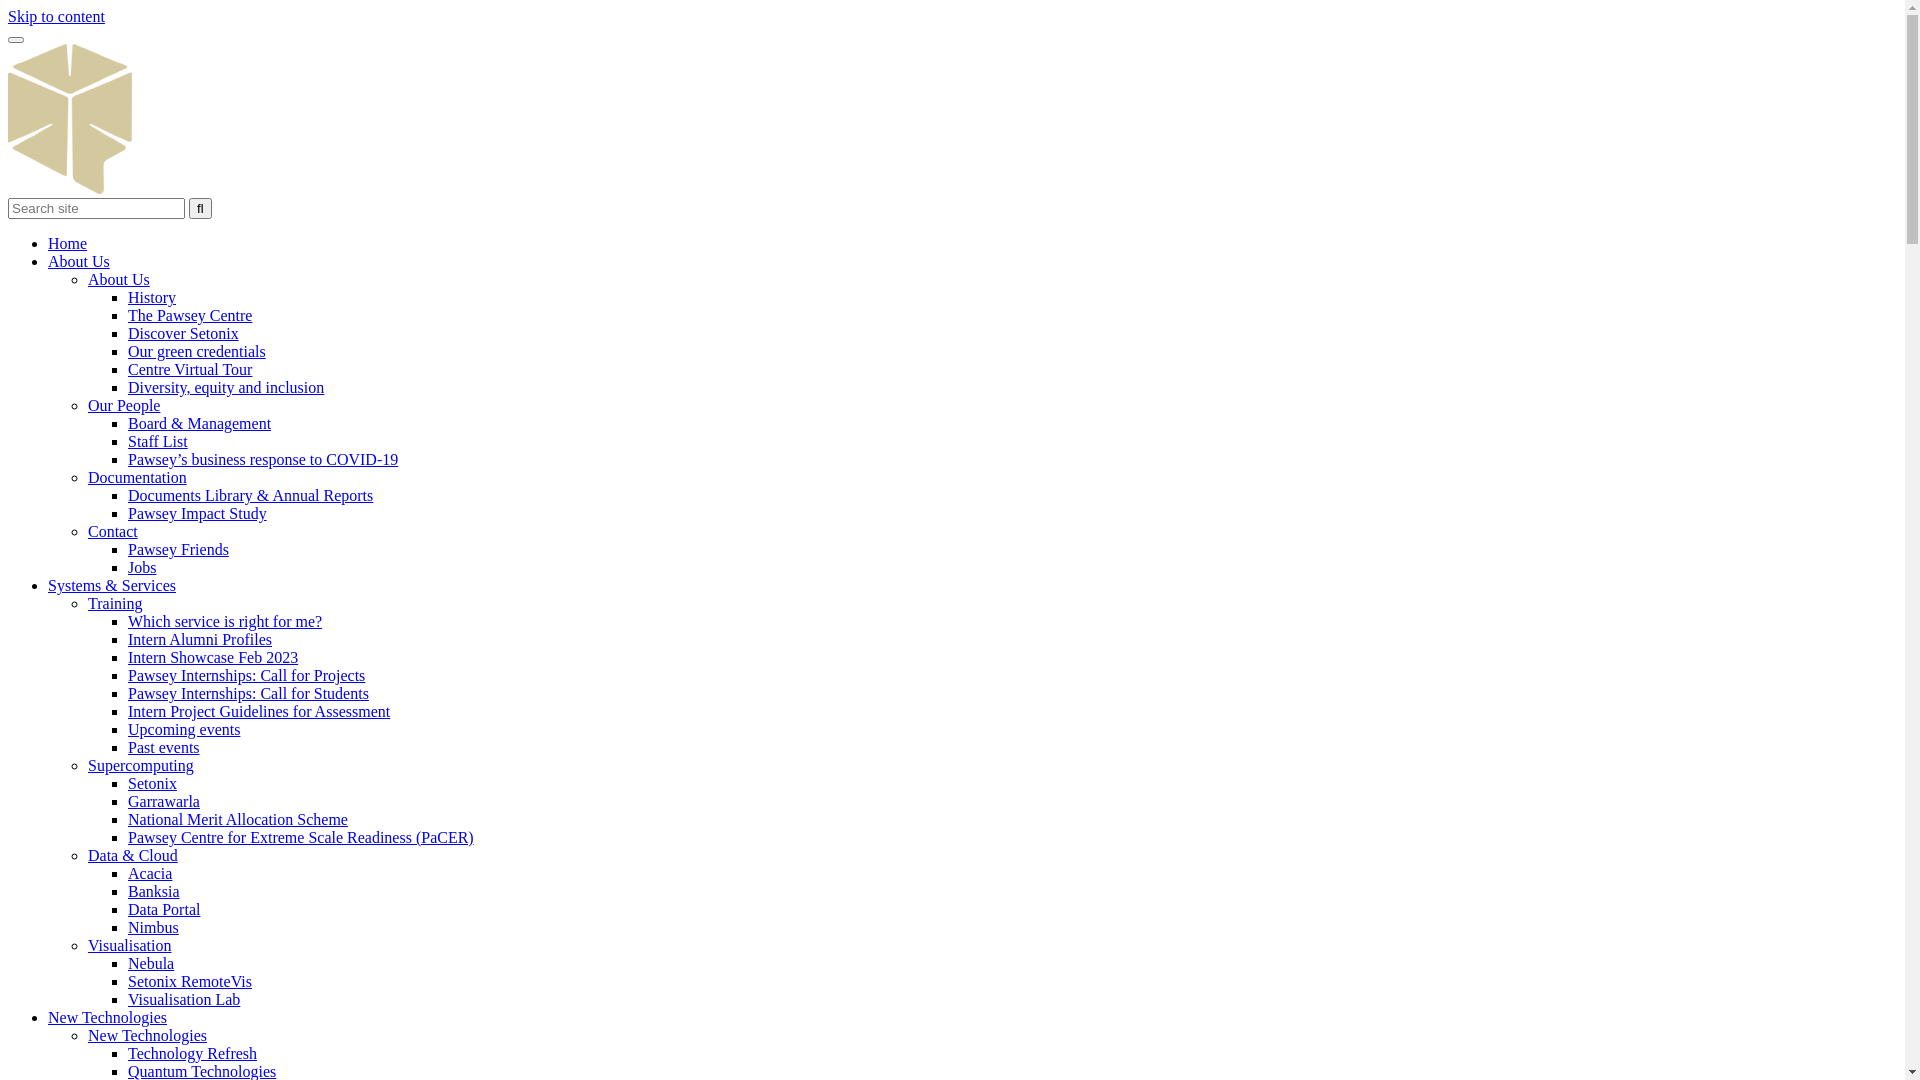 Image resolution: width=1920 pixels, height=1080 pixels. What do you see at coordinates (152, 890) in the screenshot?
I see `'Banksia'` at bounding box center [152, 890].